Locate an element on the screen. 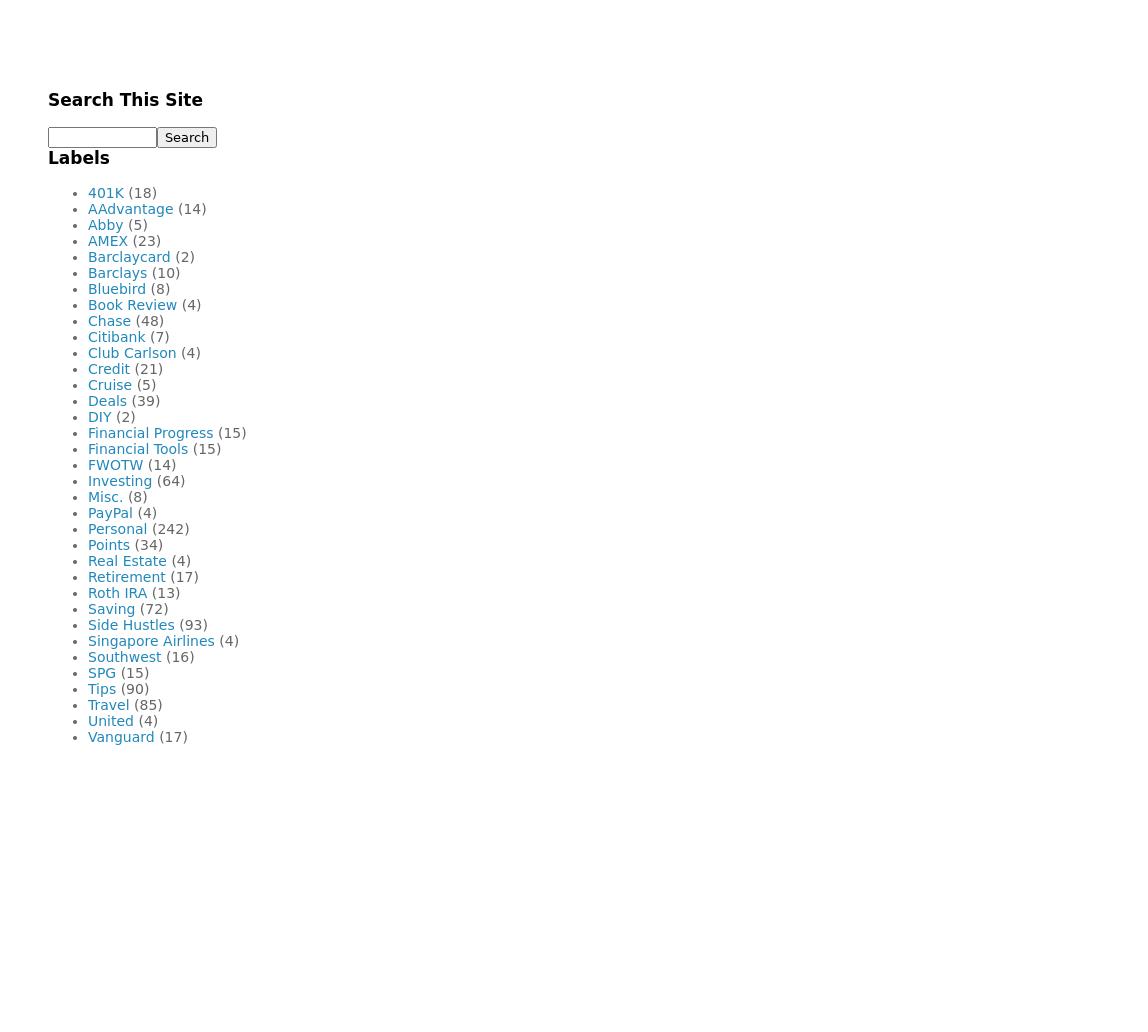 The width and height of the screenshot is (1148, 1032). 'Abby' is located at coordinates (88, 223).